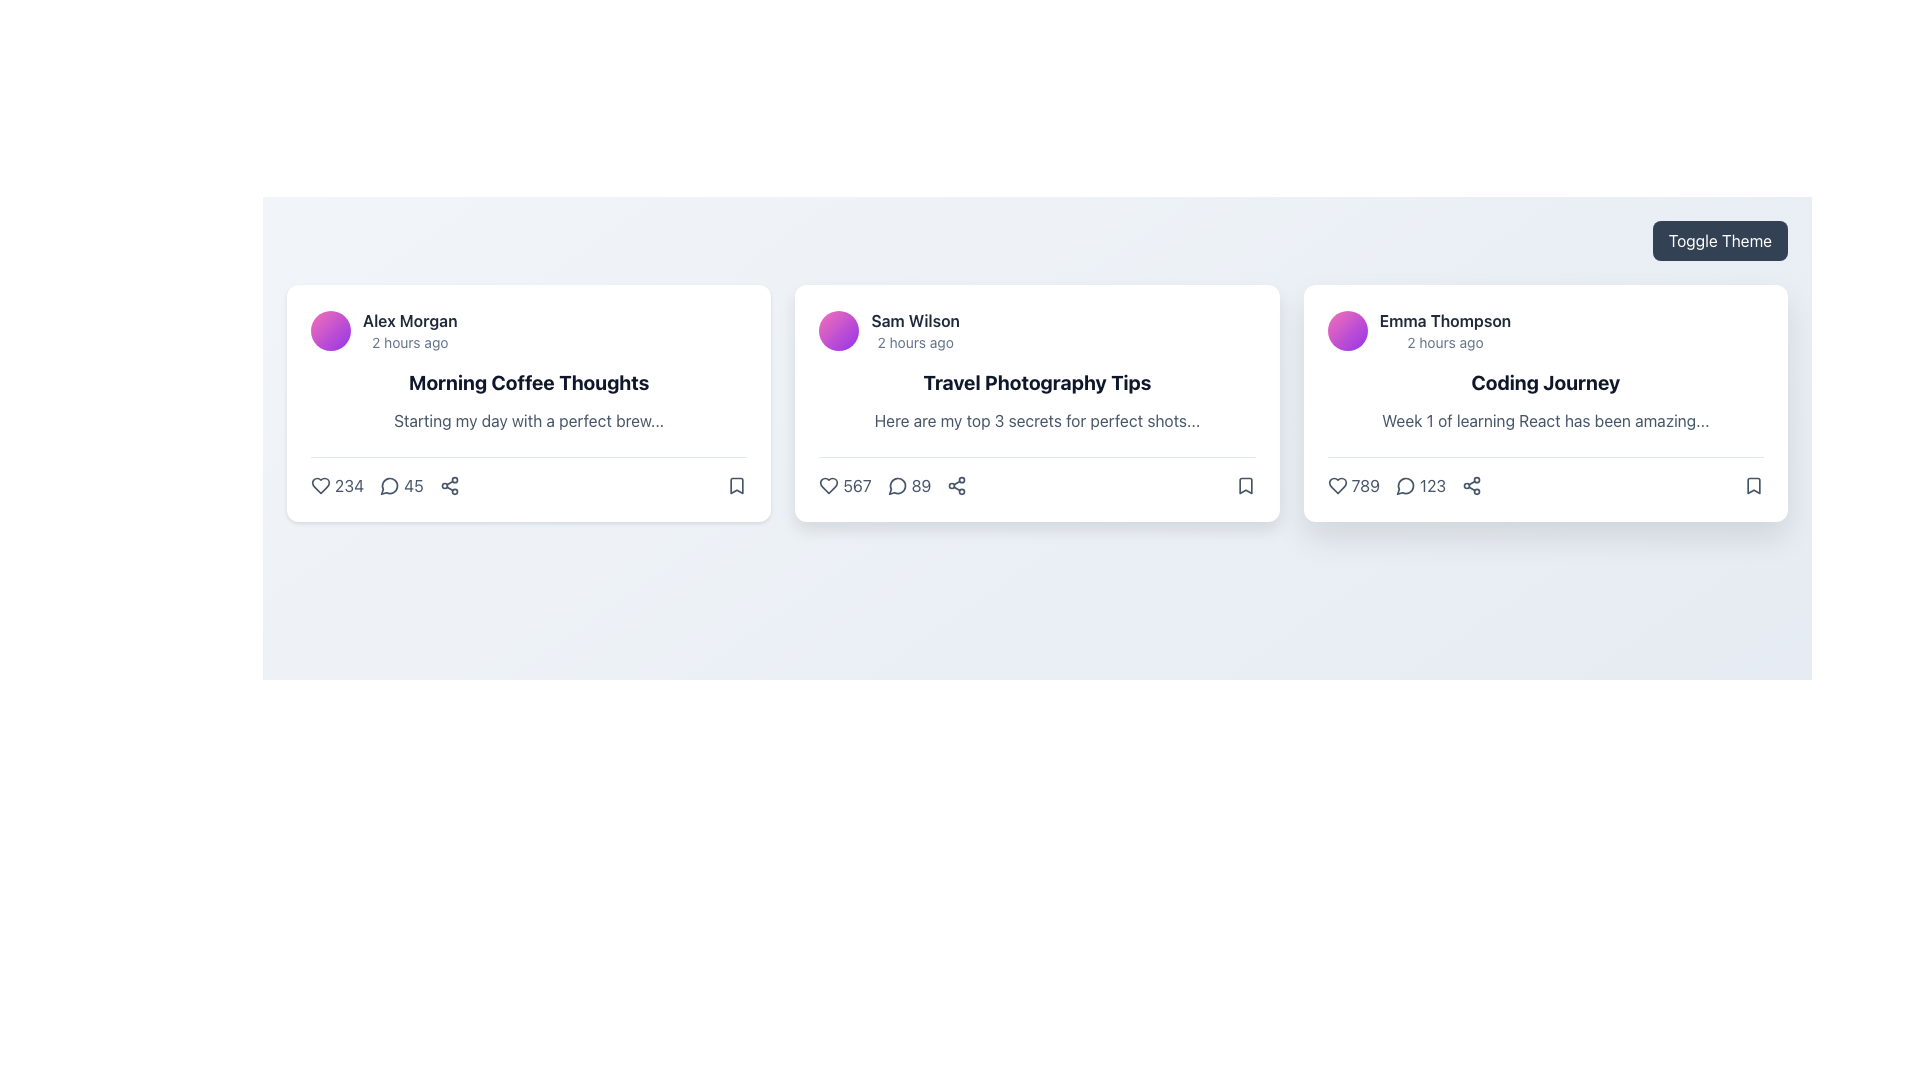  What do you see at coordinates (914, 330) in the screenshot?
I see `author's name and timestamp displayed in the text area located at the top-left corner of the second card in a horizontal list of three cards` at bounding box center [914, 330].